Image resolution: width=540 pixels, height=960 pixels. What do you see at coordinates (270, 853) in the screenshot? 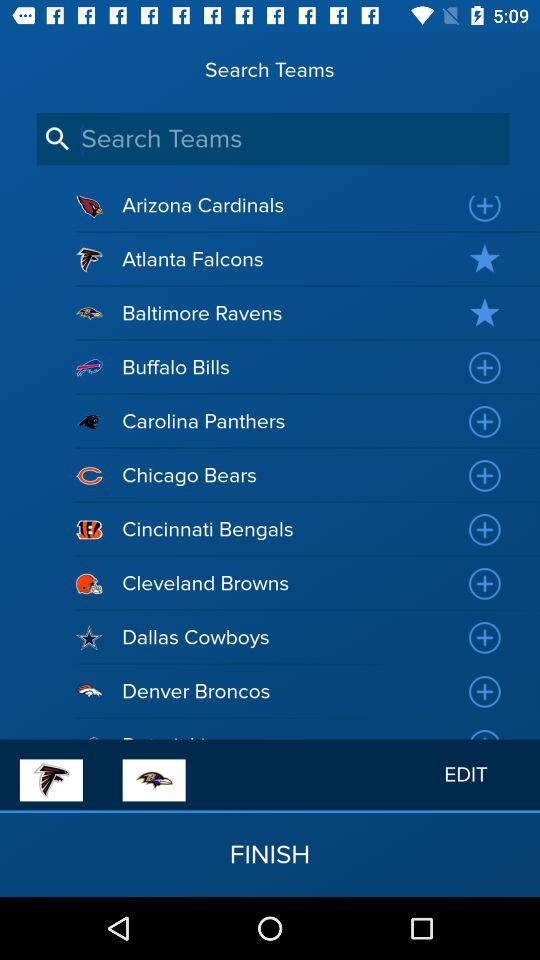
I see `finish item` at bounding box center [270, 853].